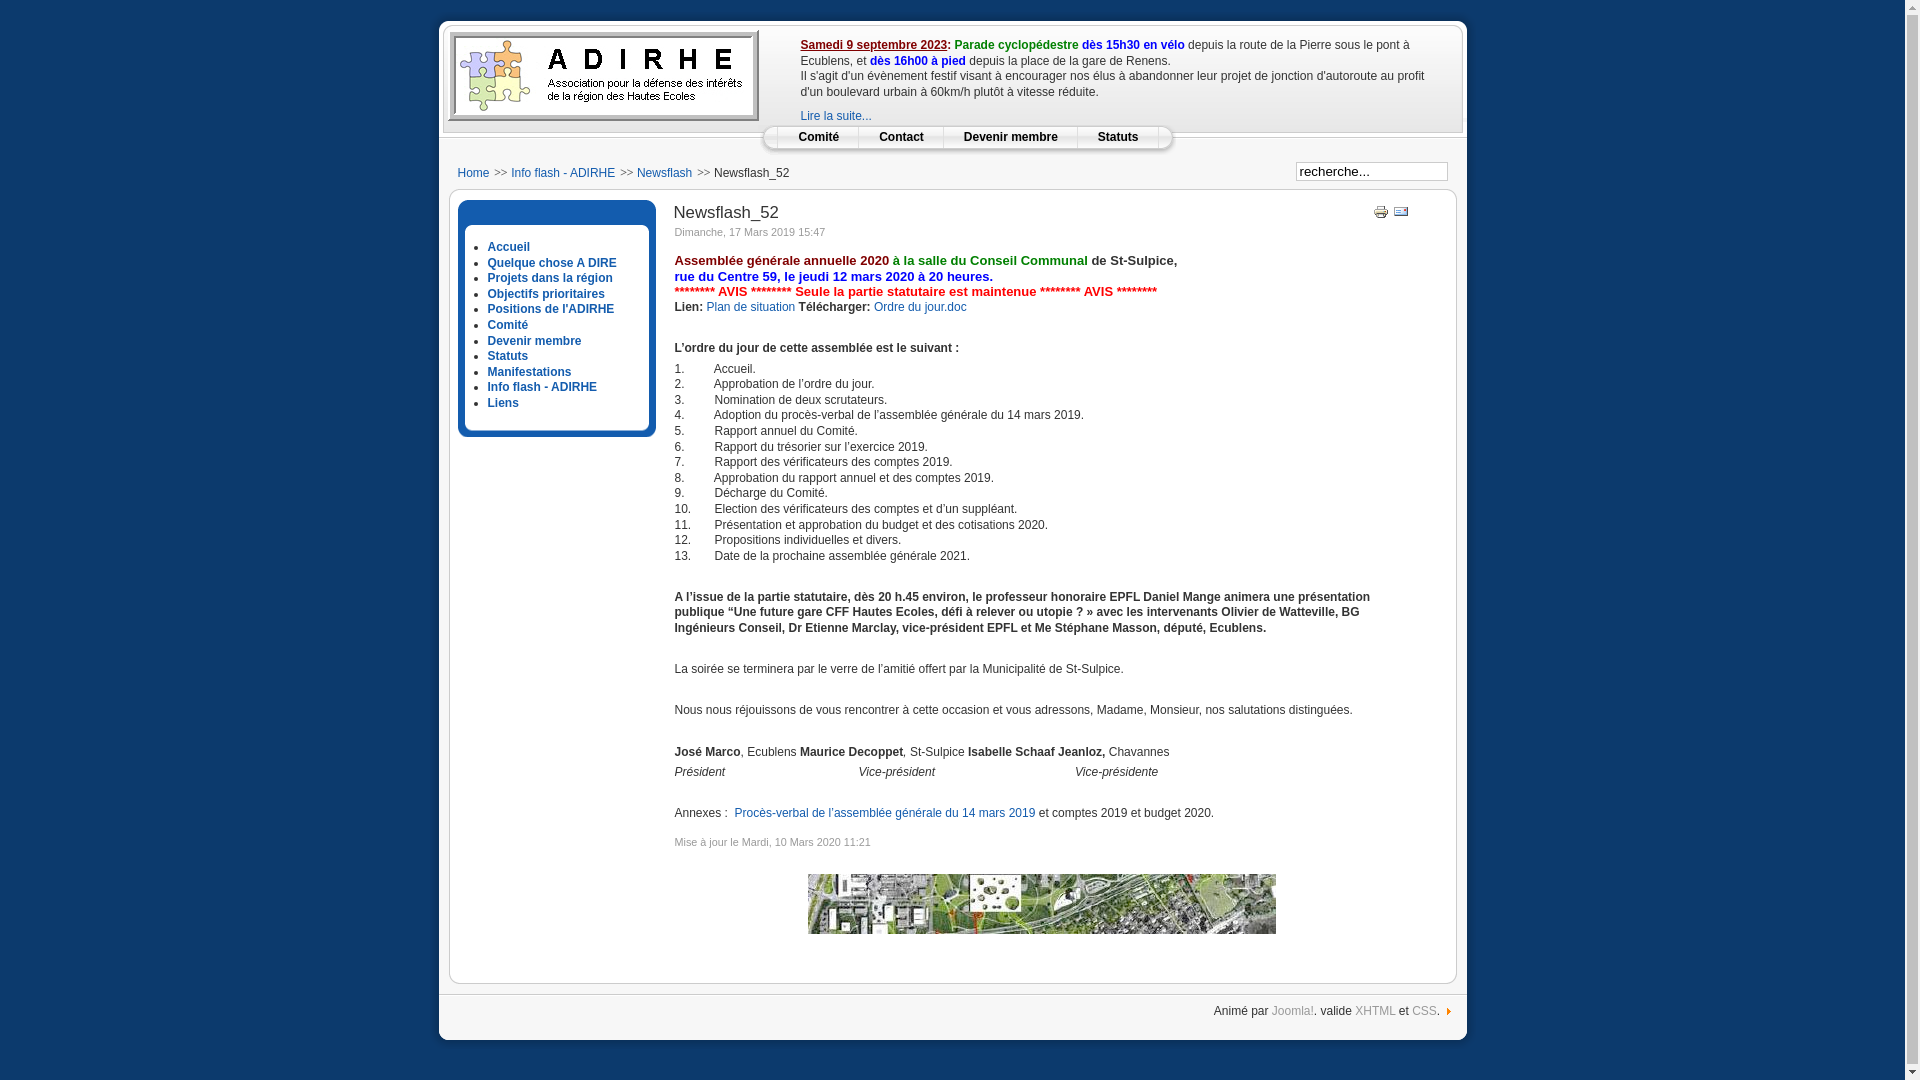 This screenshot has height=1080, width=1920. What do you see at coordinates (900, 136) in the screenshot?
I see `'Contact'` at bounding box center [900, 136].